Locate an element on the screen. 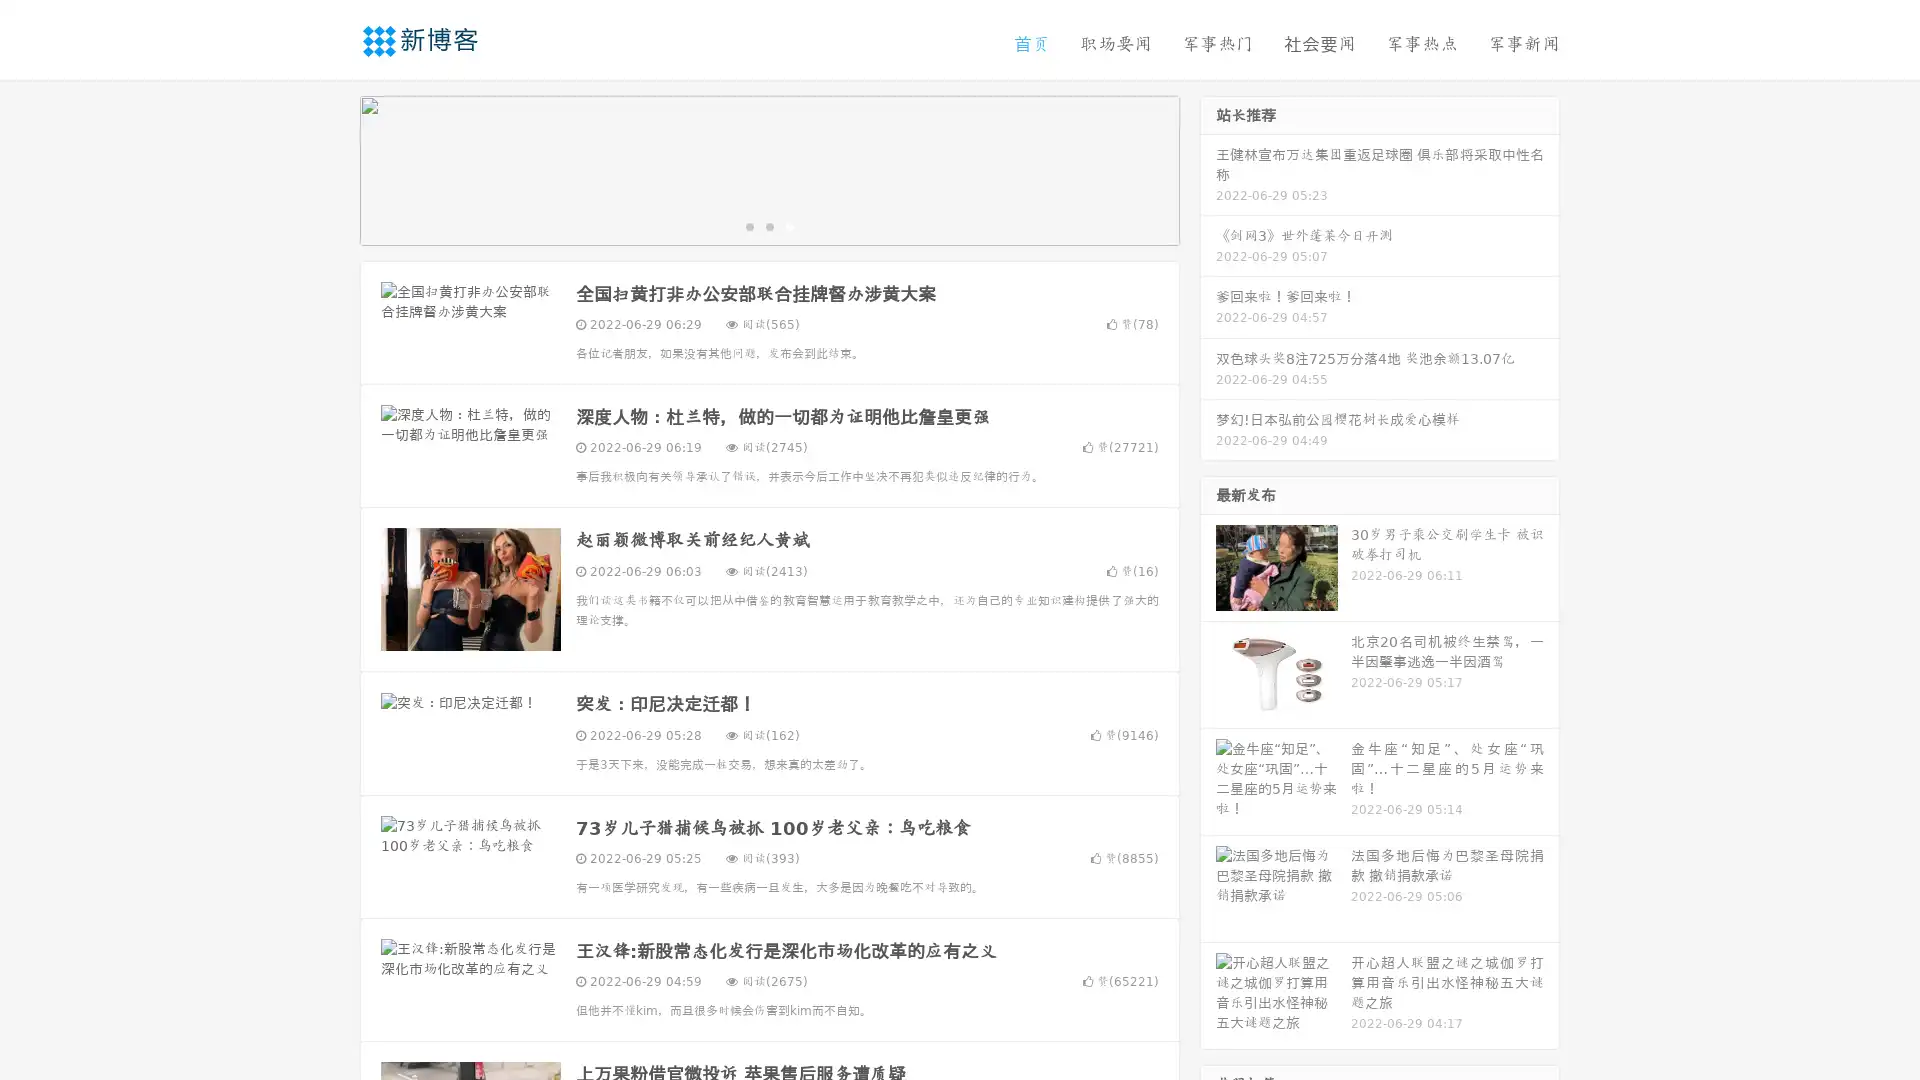 The height and width of the screenshot is (1080, 1920). Go to slide 2 is located at coordinates (768, 225).